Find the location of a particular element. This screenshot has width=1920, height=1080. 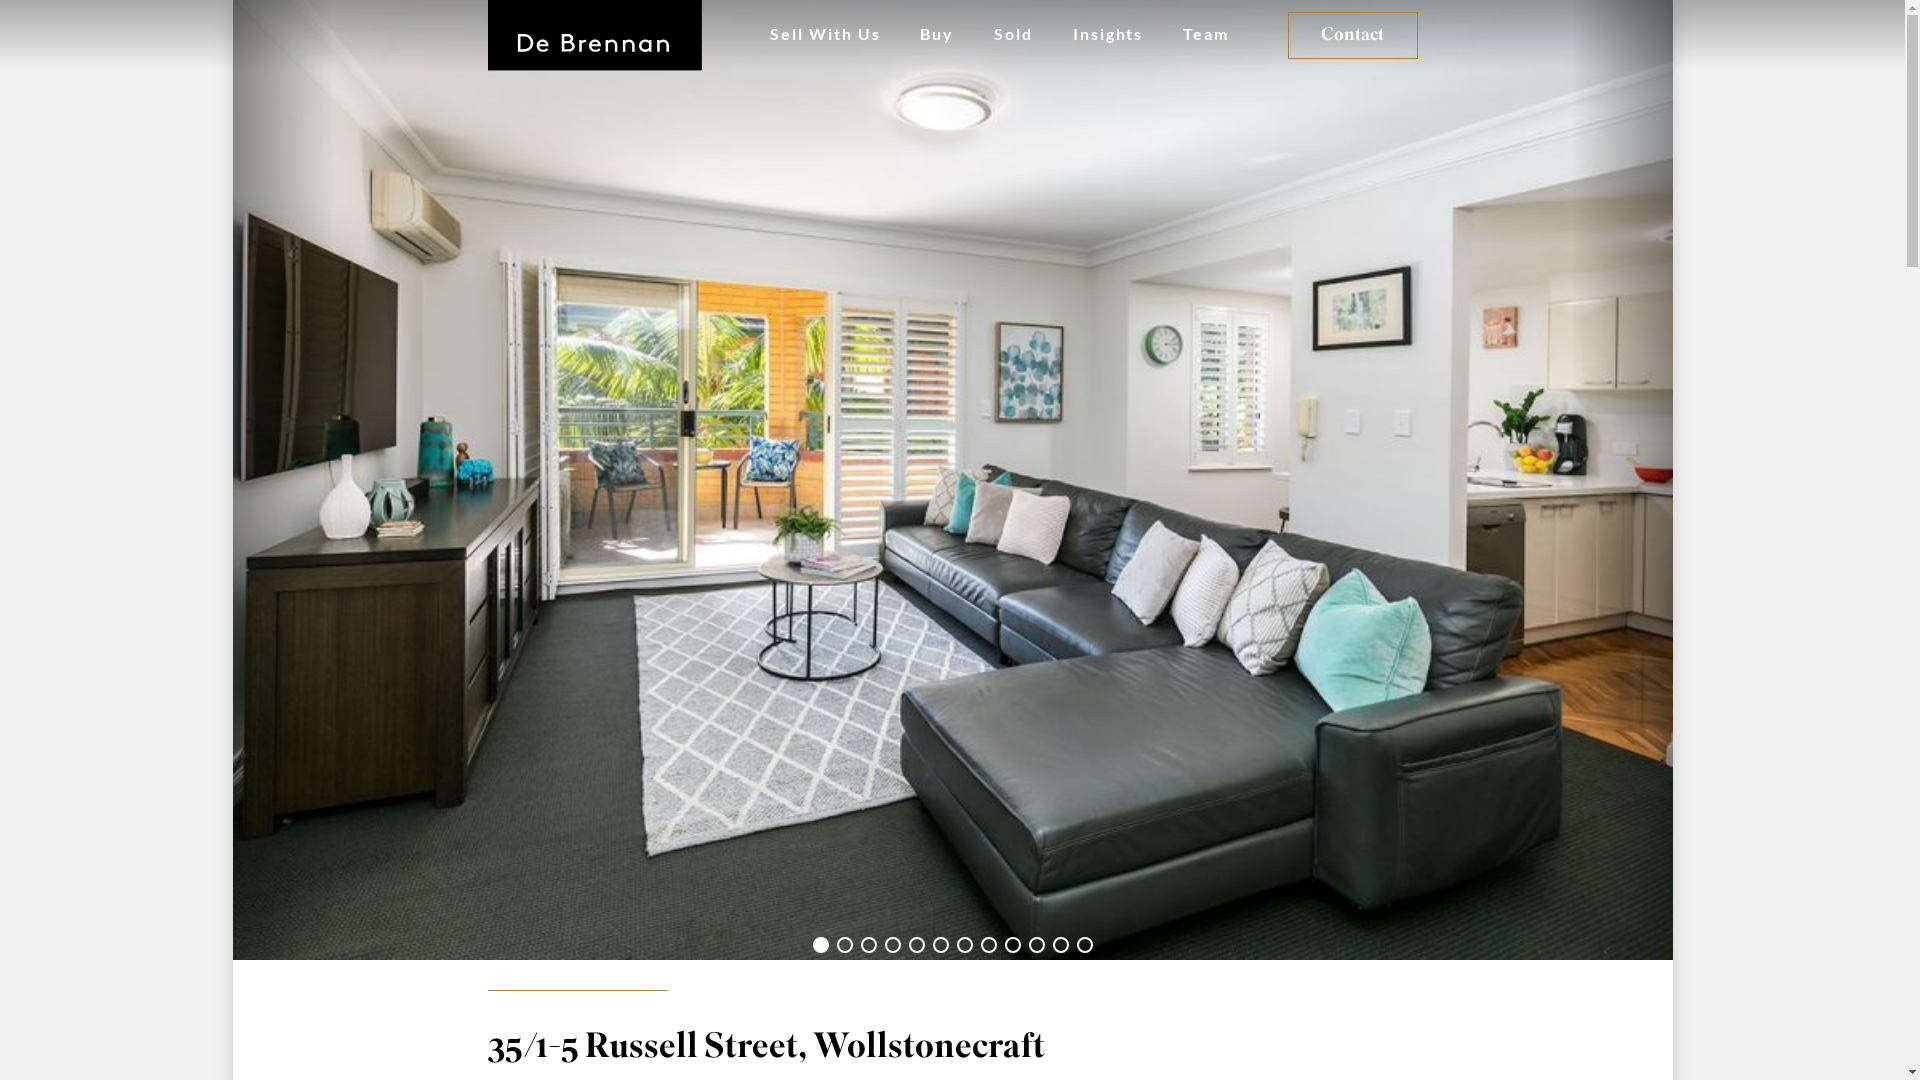

'Insights' is located at coordinates (1107, 34).